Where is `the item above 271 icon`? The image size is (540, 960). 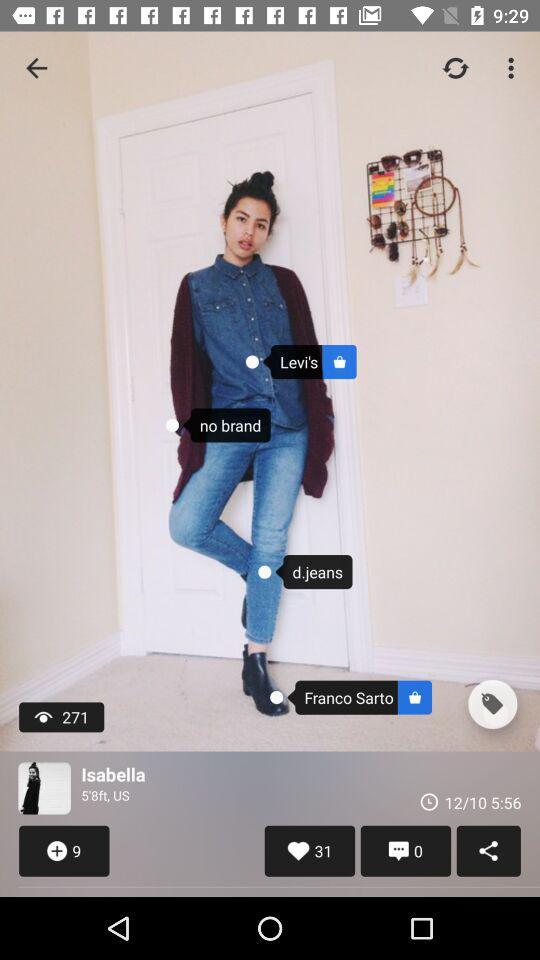
the item above 271 icon is located at coordinates (36, 68).